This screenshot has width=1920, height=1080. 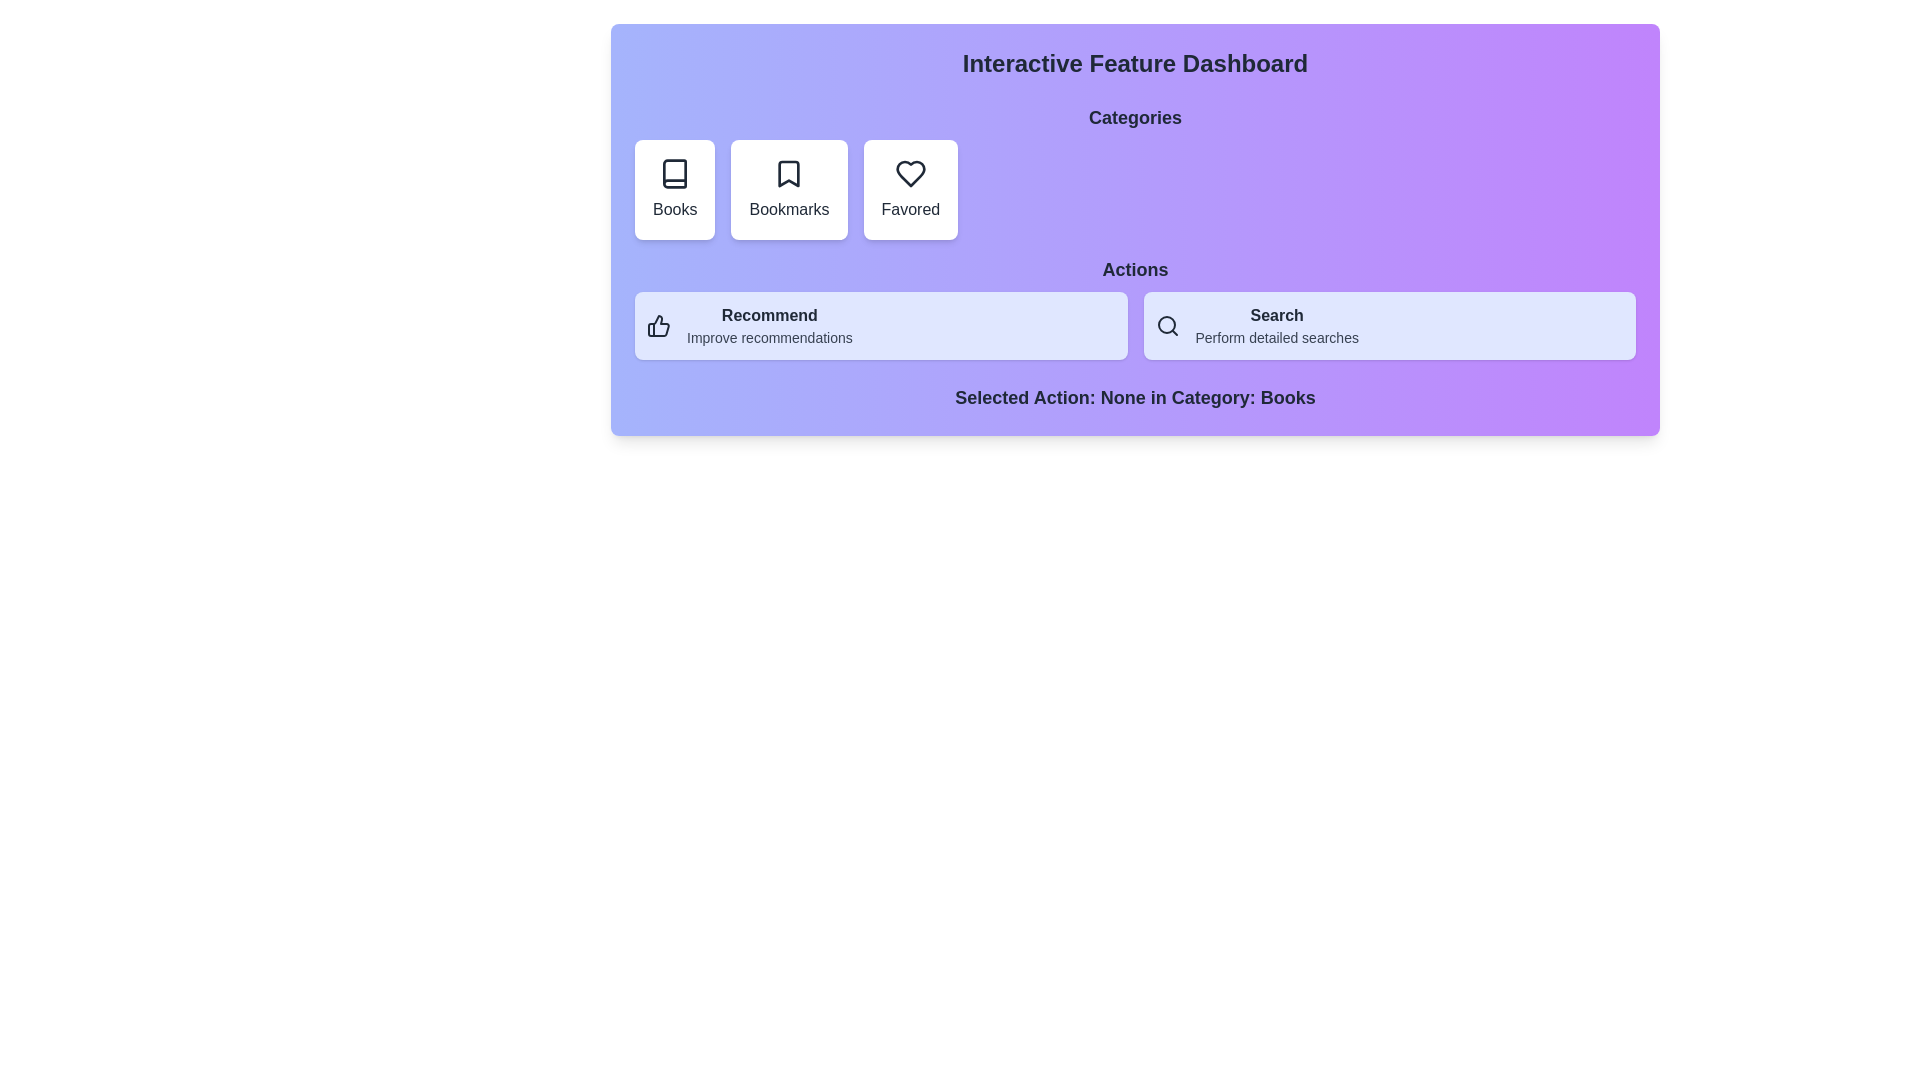 I want to click on main header text located at the top of the dashboard interface, which is centrally aligned above the 'Categories' and 'Actions' elements, so click(x=1135, y=63).